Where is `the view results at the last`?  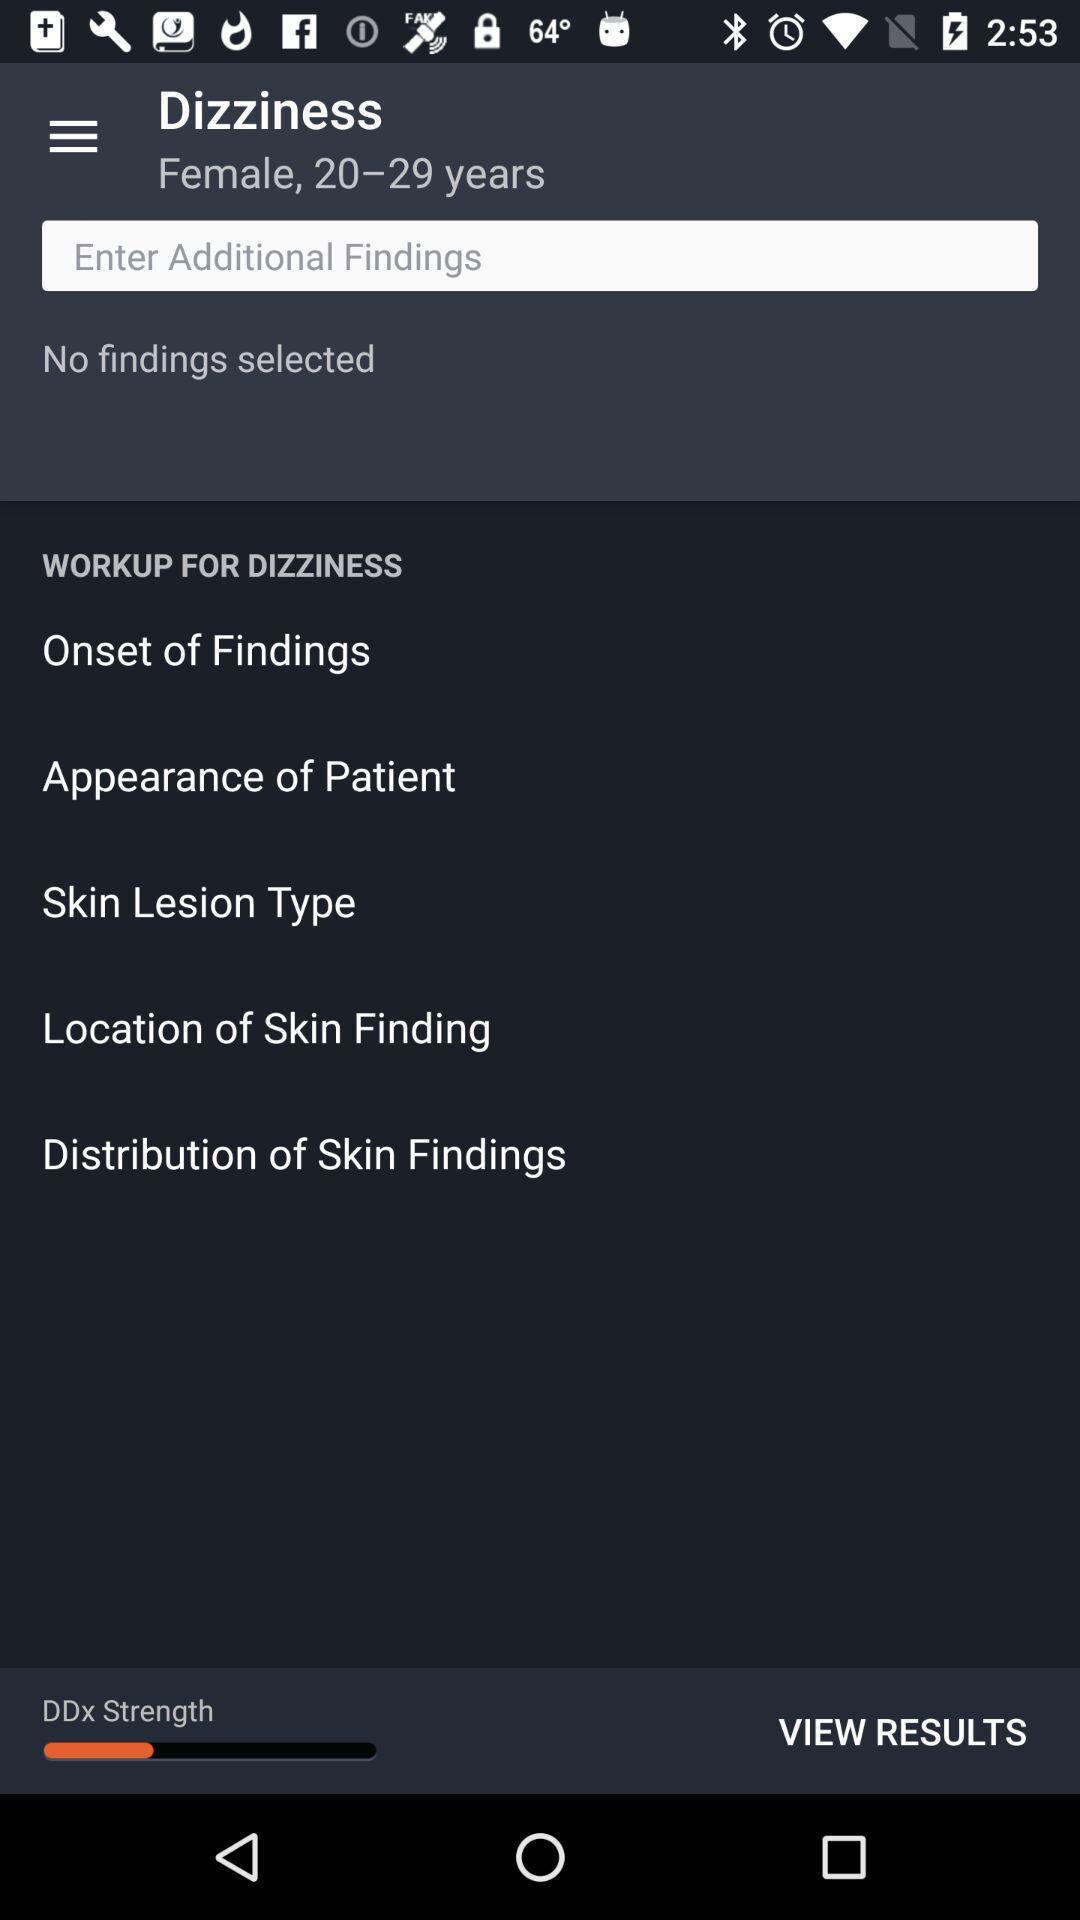
the view results at the last is located at coordinates (902, 1730).